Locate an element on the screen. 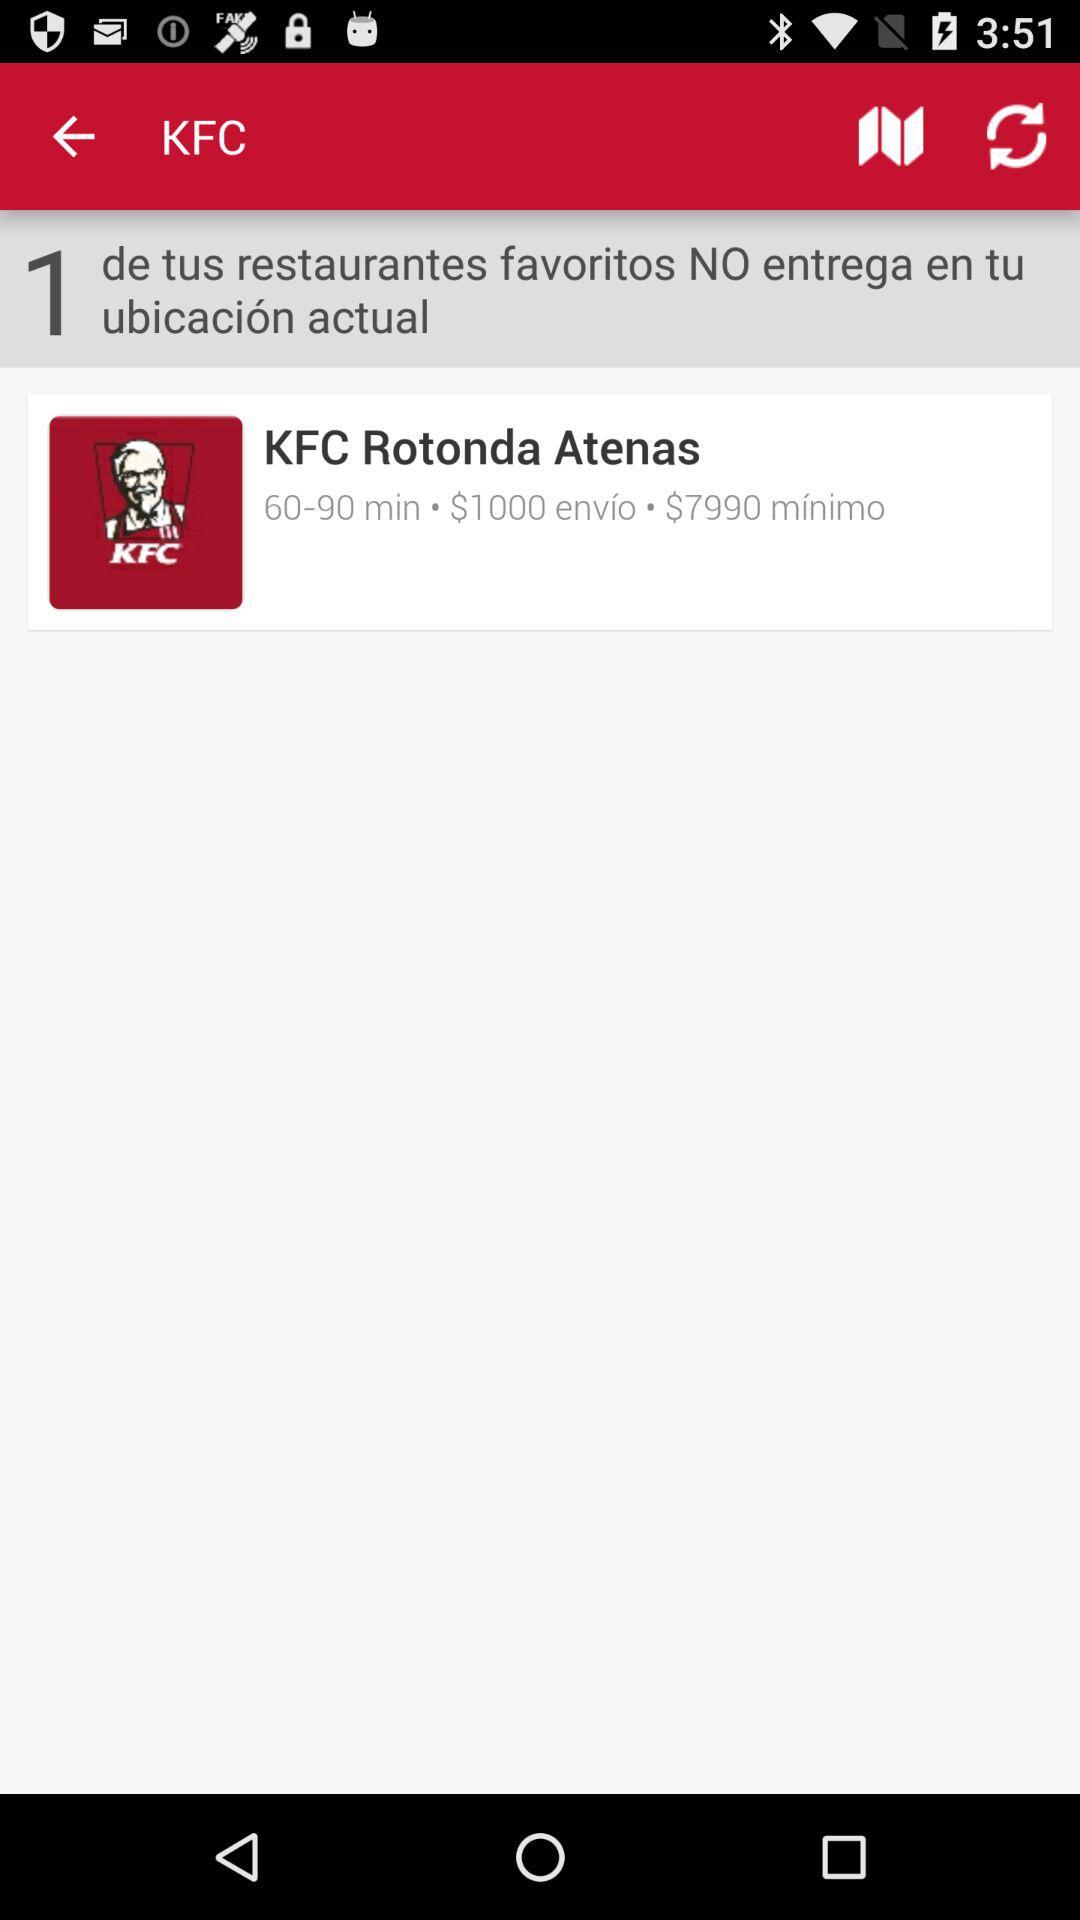 The width and height of the screenshot is (1080, 1920). item next to kfc is located at coordinates (72, 135).